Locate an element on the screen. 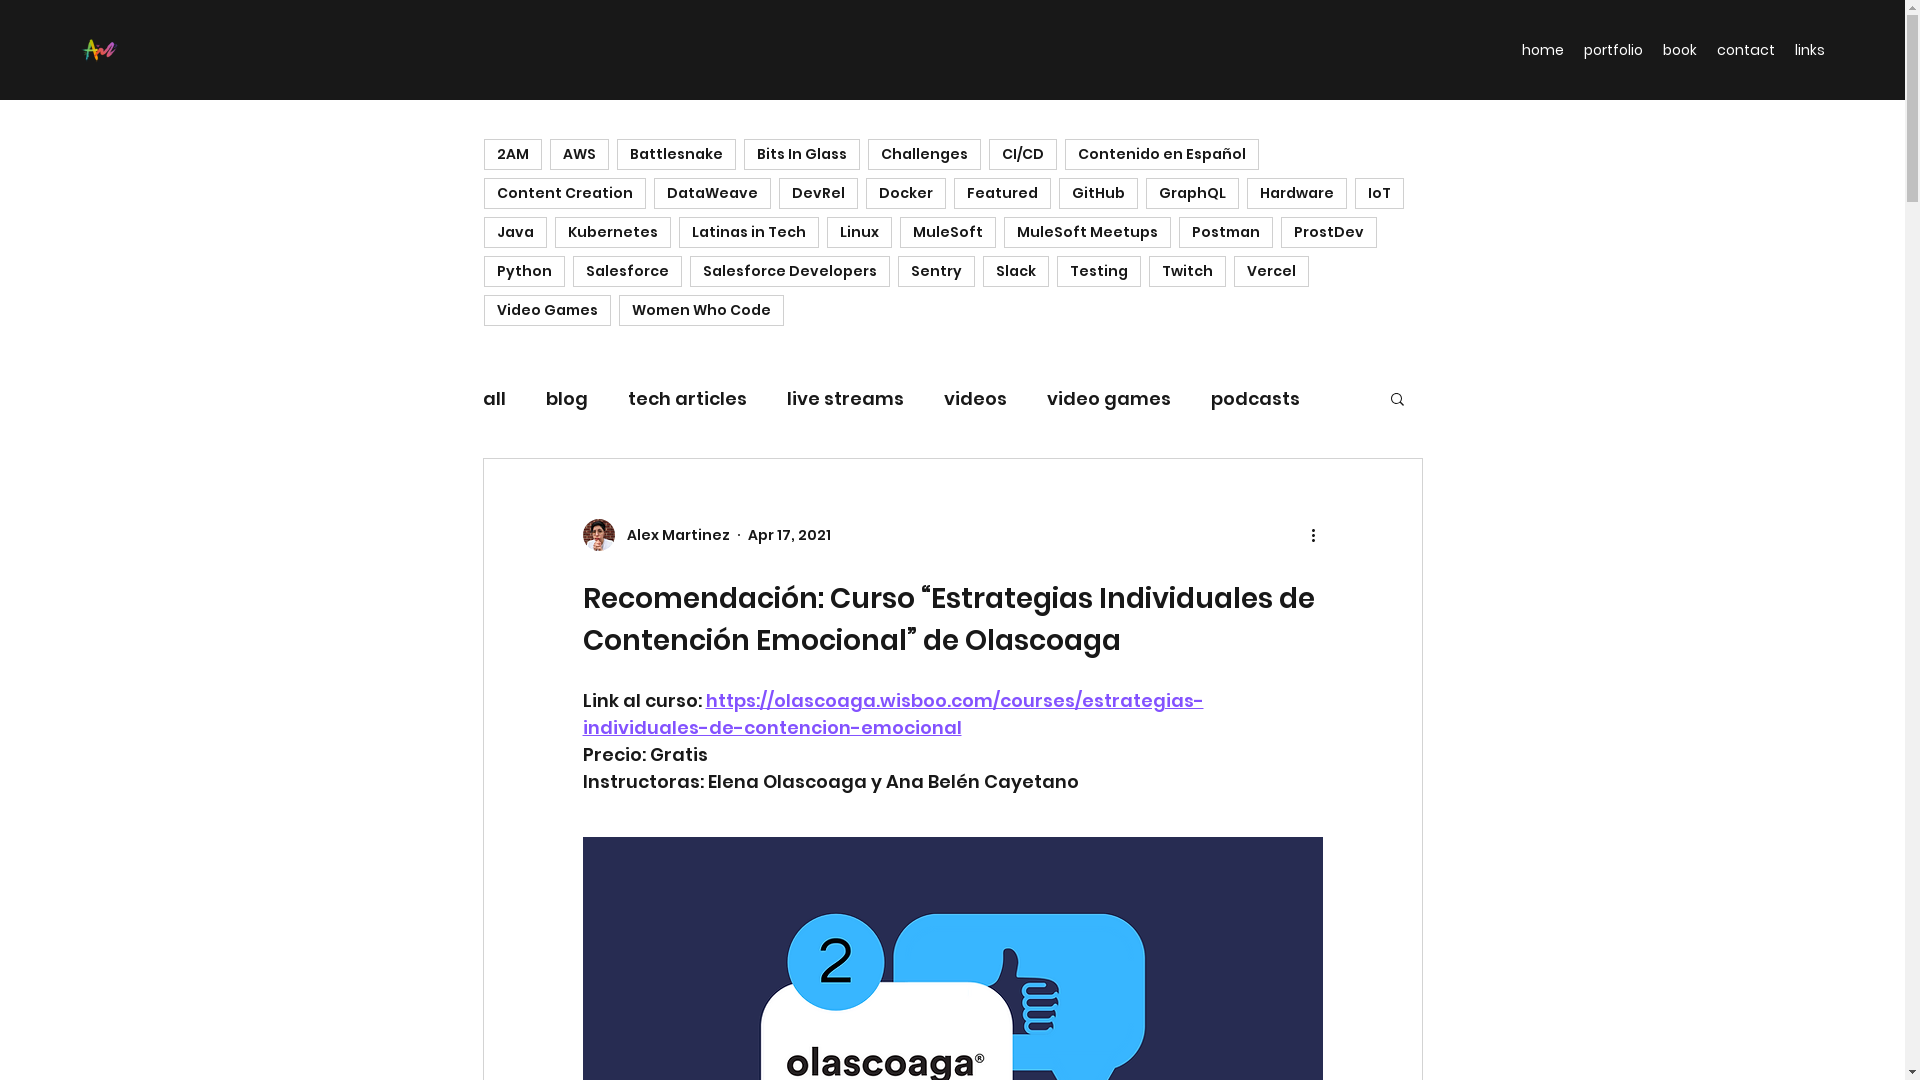 The width and height of the screenshot is (1920, 1080). 'all' is located at coordinates (493, 397).